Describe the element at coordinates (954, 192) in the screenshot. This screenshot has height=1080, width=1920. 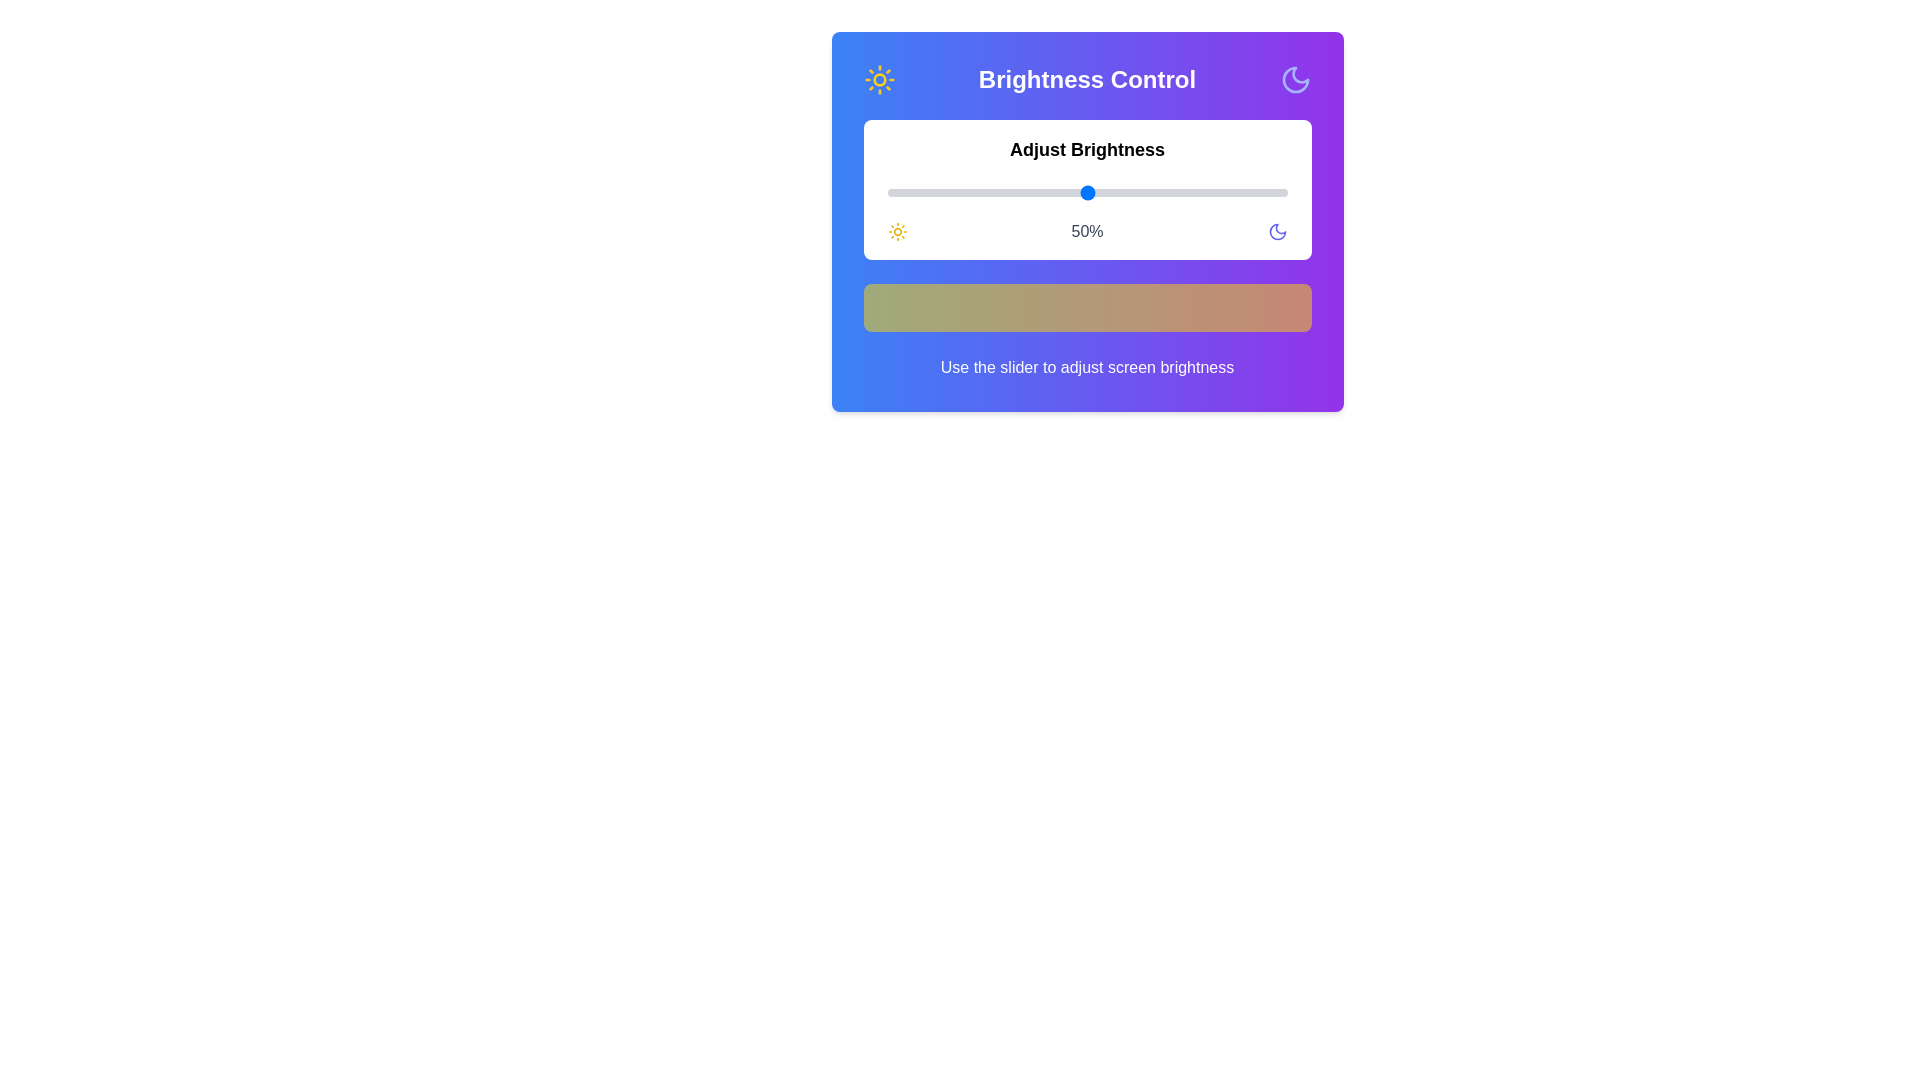
I see `the brightness slider to 17%` at that location.